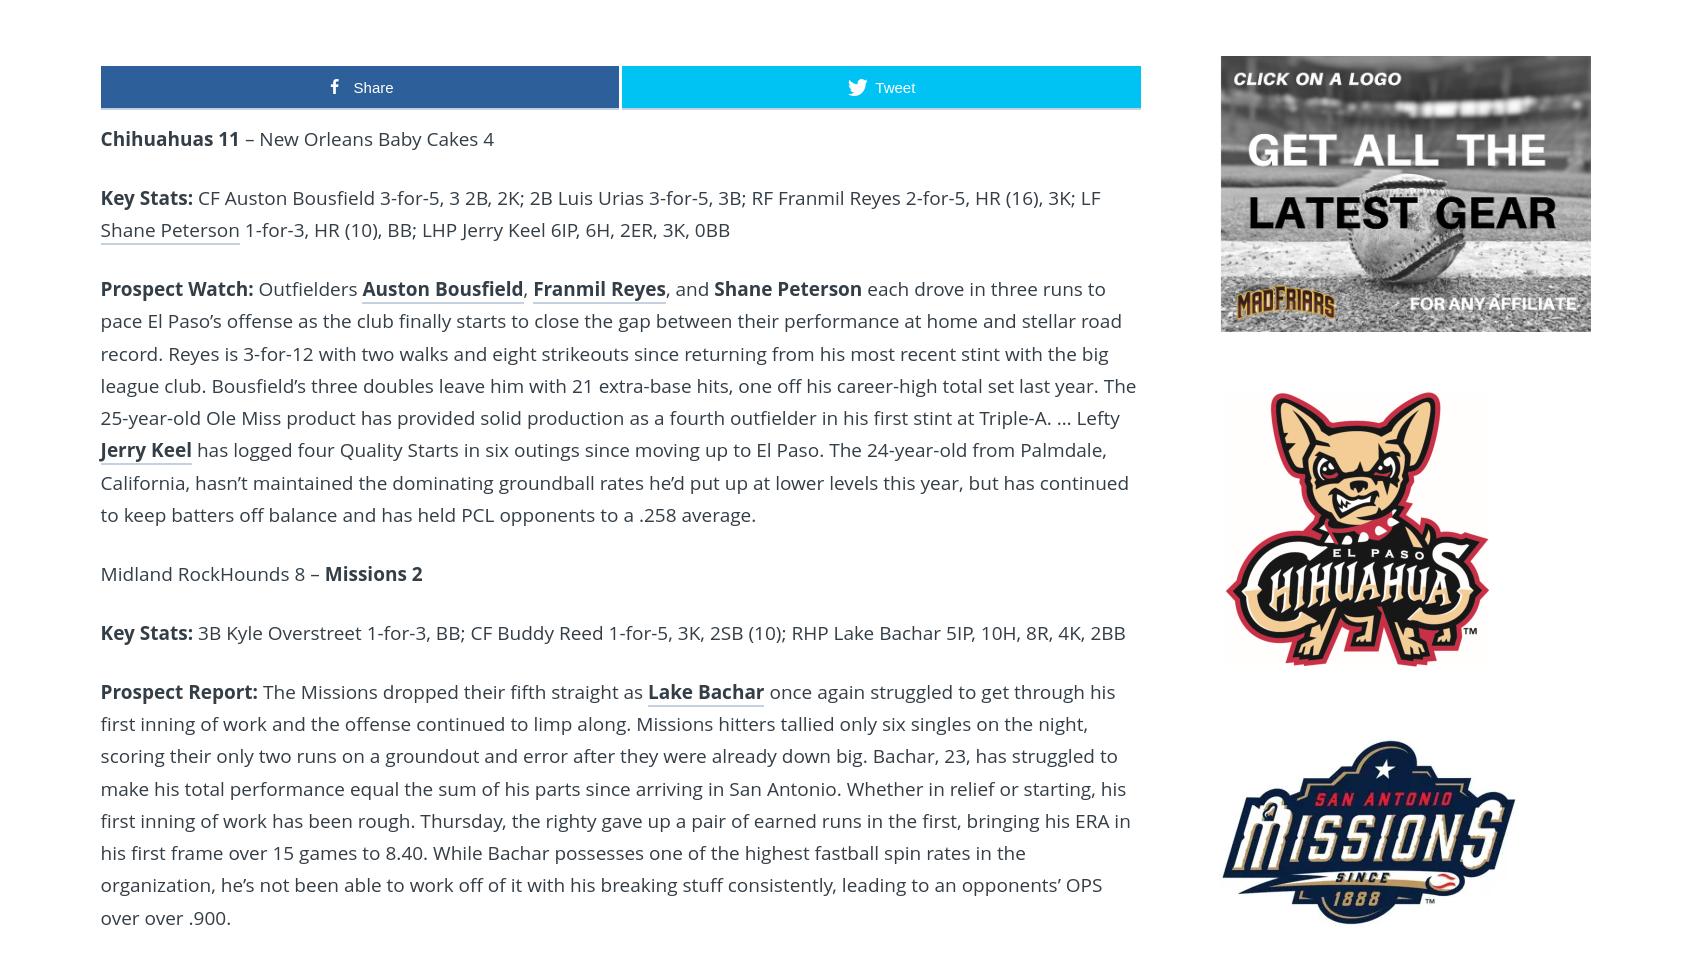 The height and width of the screenshot is (969, 1692). Describe the element at coordinates (212, 572) in the screenshot. I see `'Midland RockHounds 8 –'` at that location.